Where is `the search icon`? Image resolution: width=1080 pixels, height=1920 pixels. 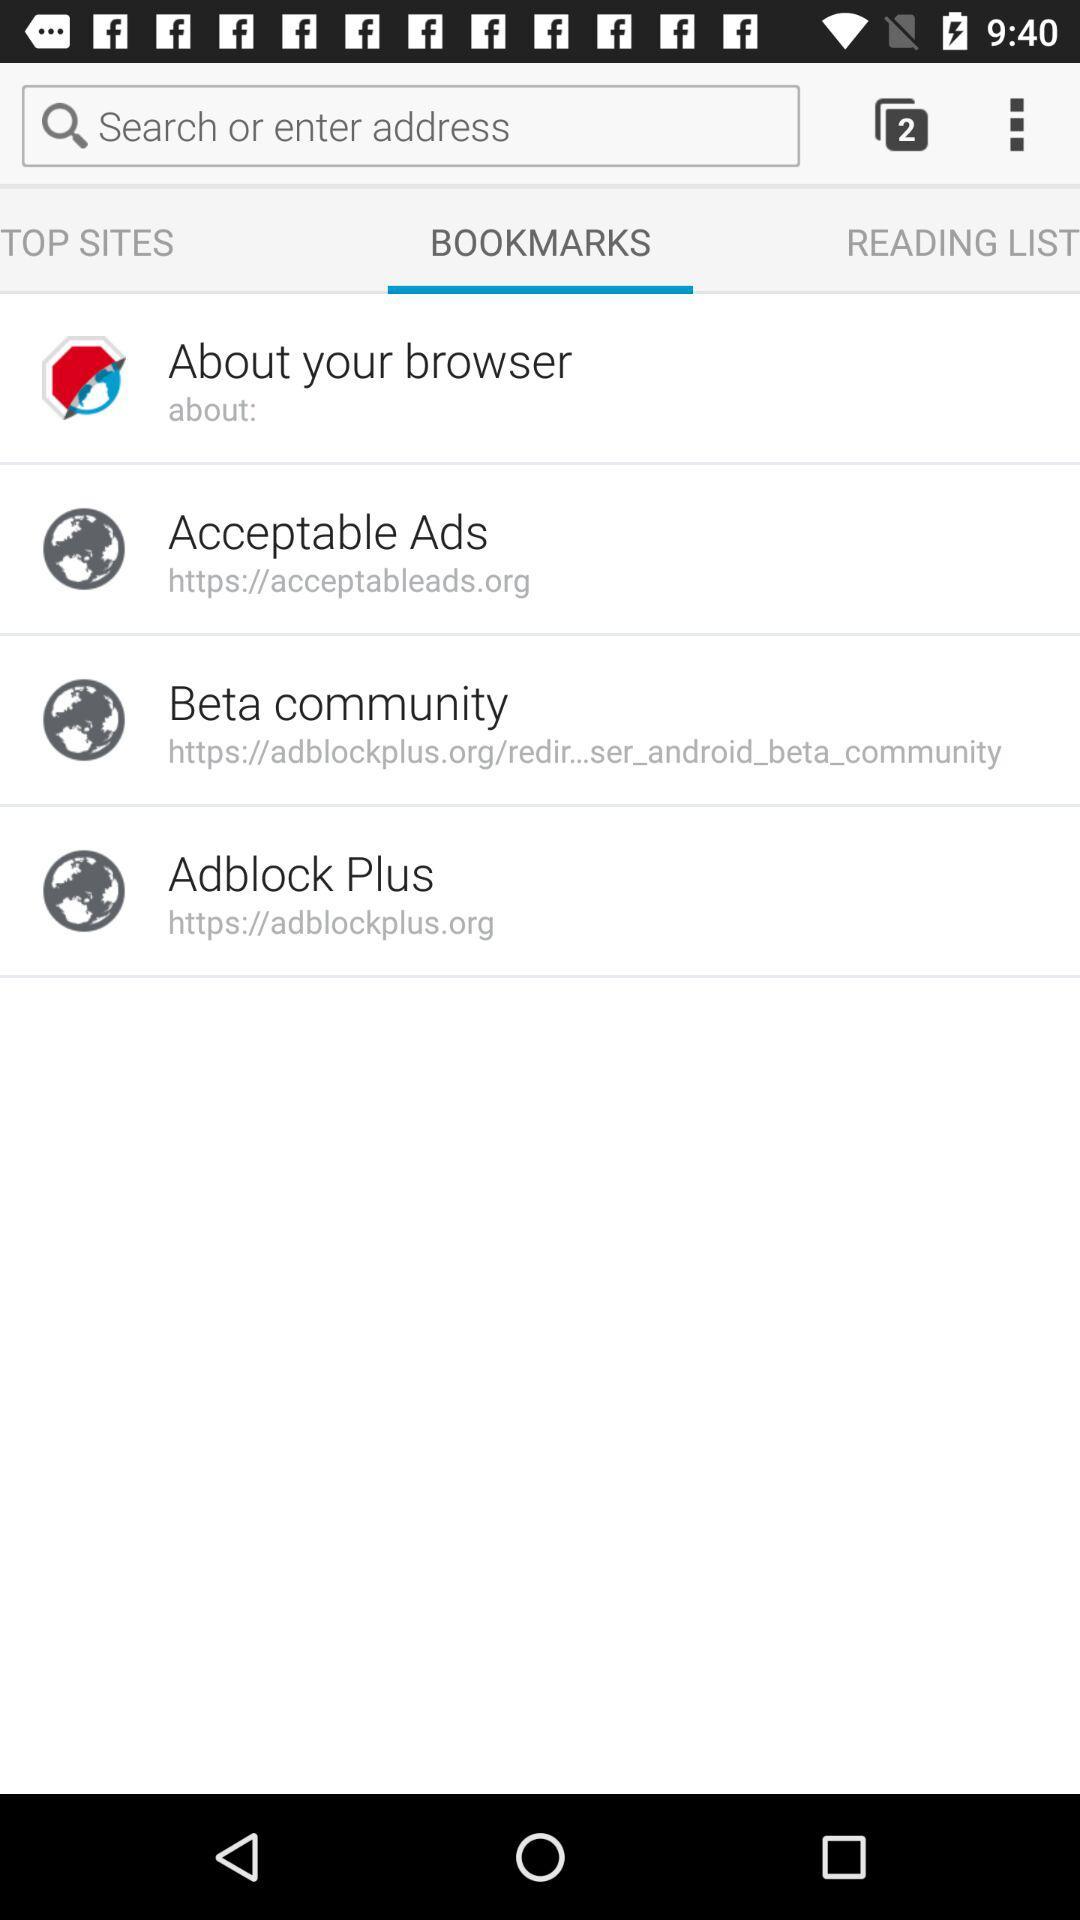
the search icon is located at coordinates (68, 124).